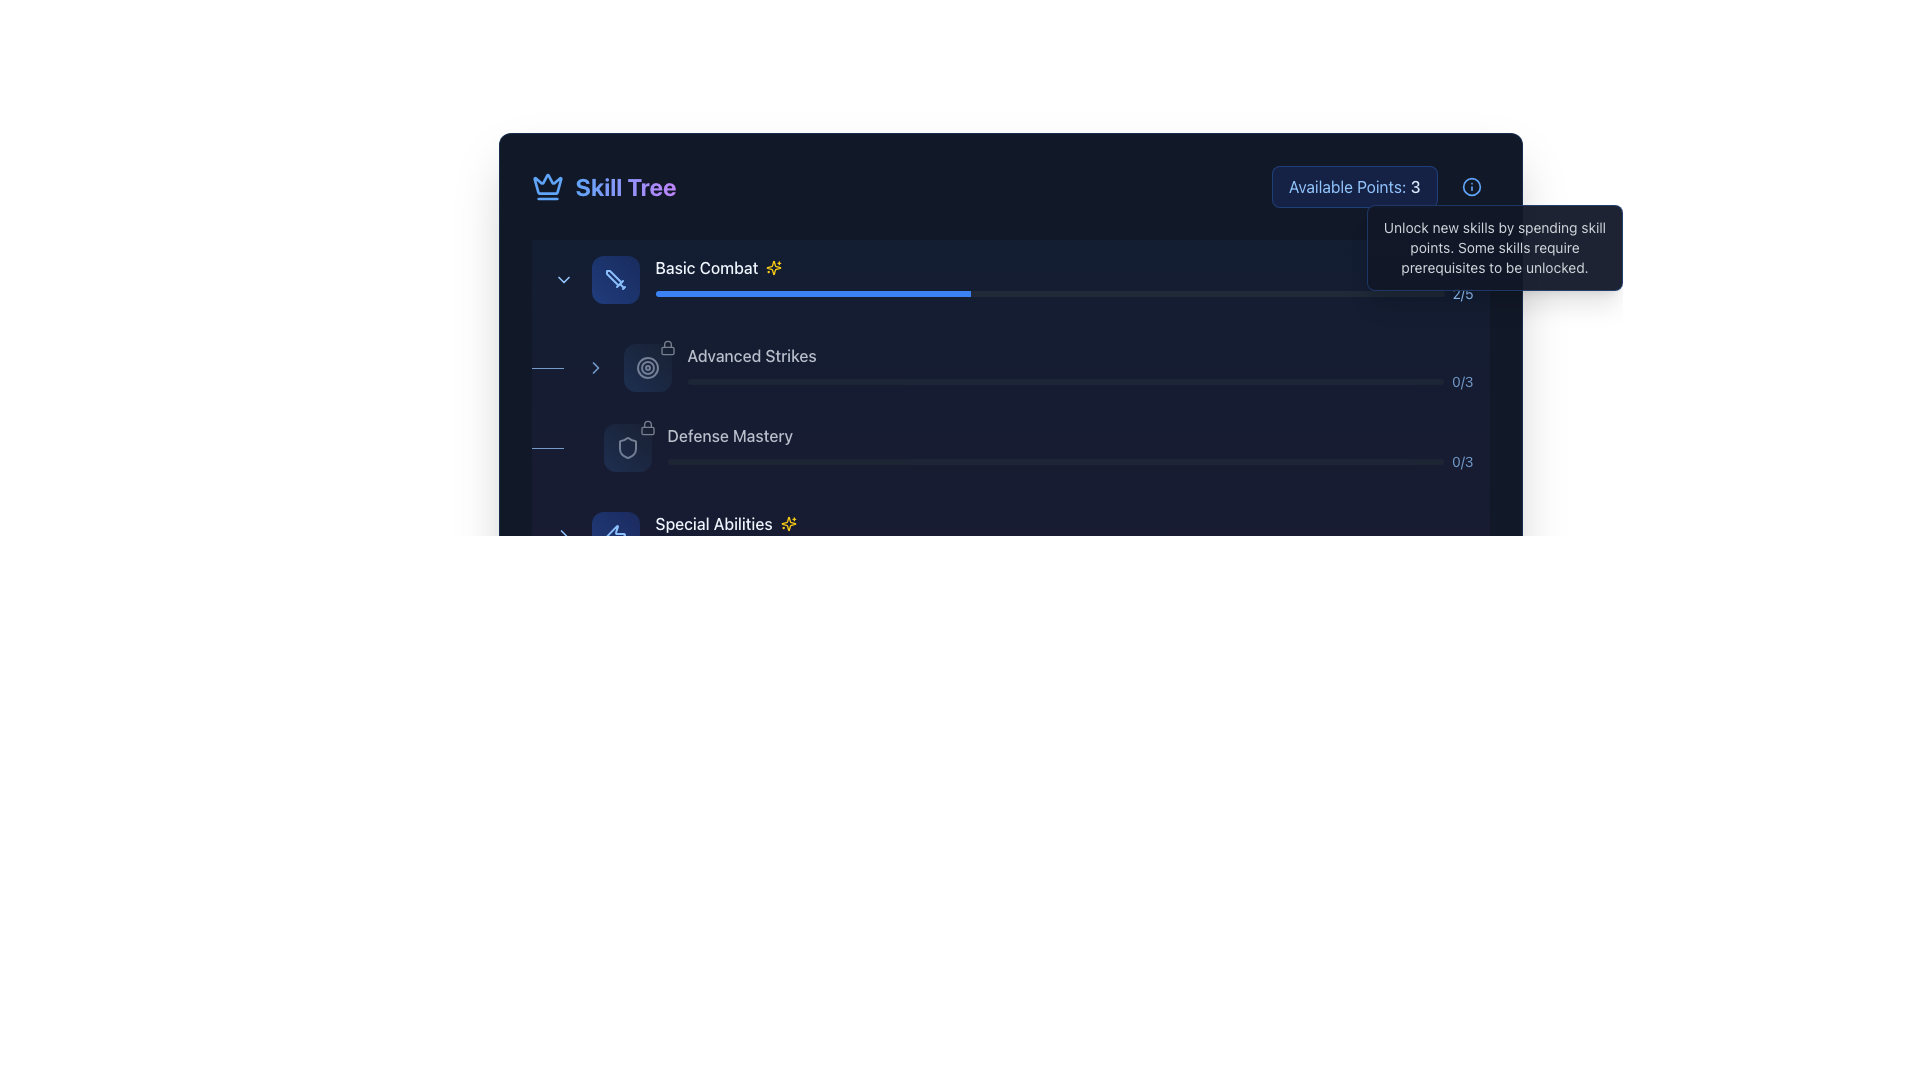 The height and width of the screenshot is (1080, 1920). What do you see at coordinates (1054, 462) in the screenshot?
I see `the horizontal progress bar within the 'Defense Mastery' section of the skill tree interface, which currently shows 0% progress` at bounding box center [1054, 462].